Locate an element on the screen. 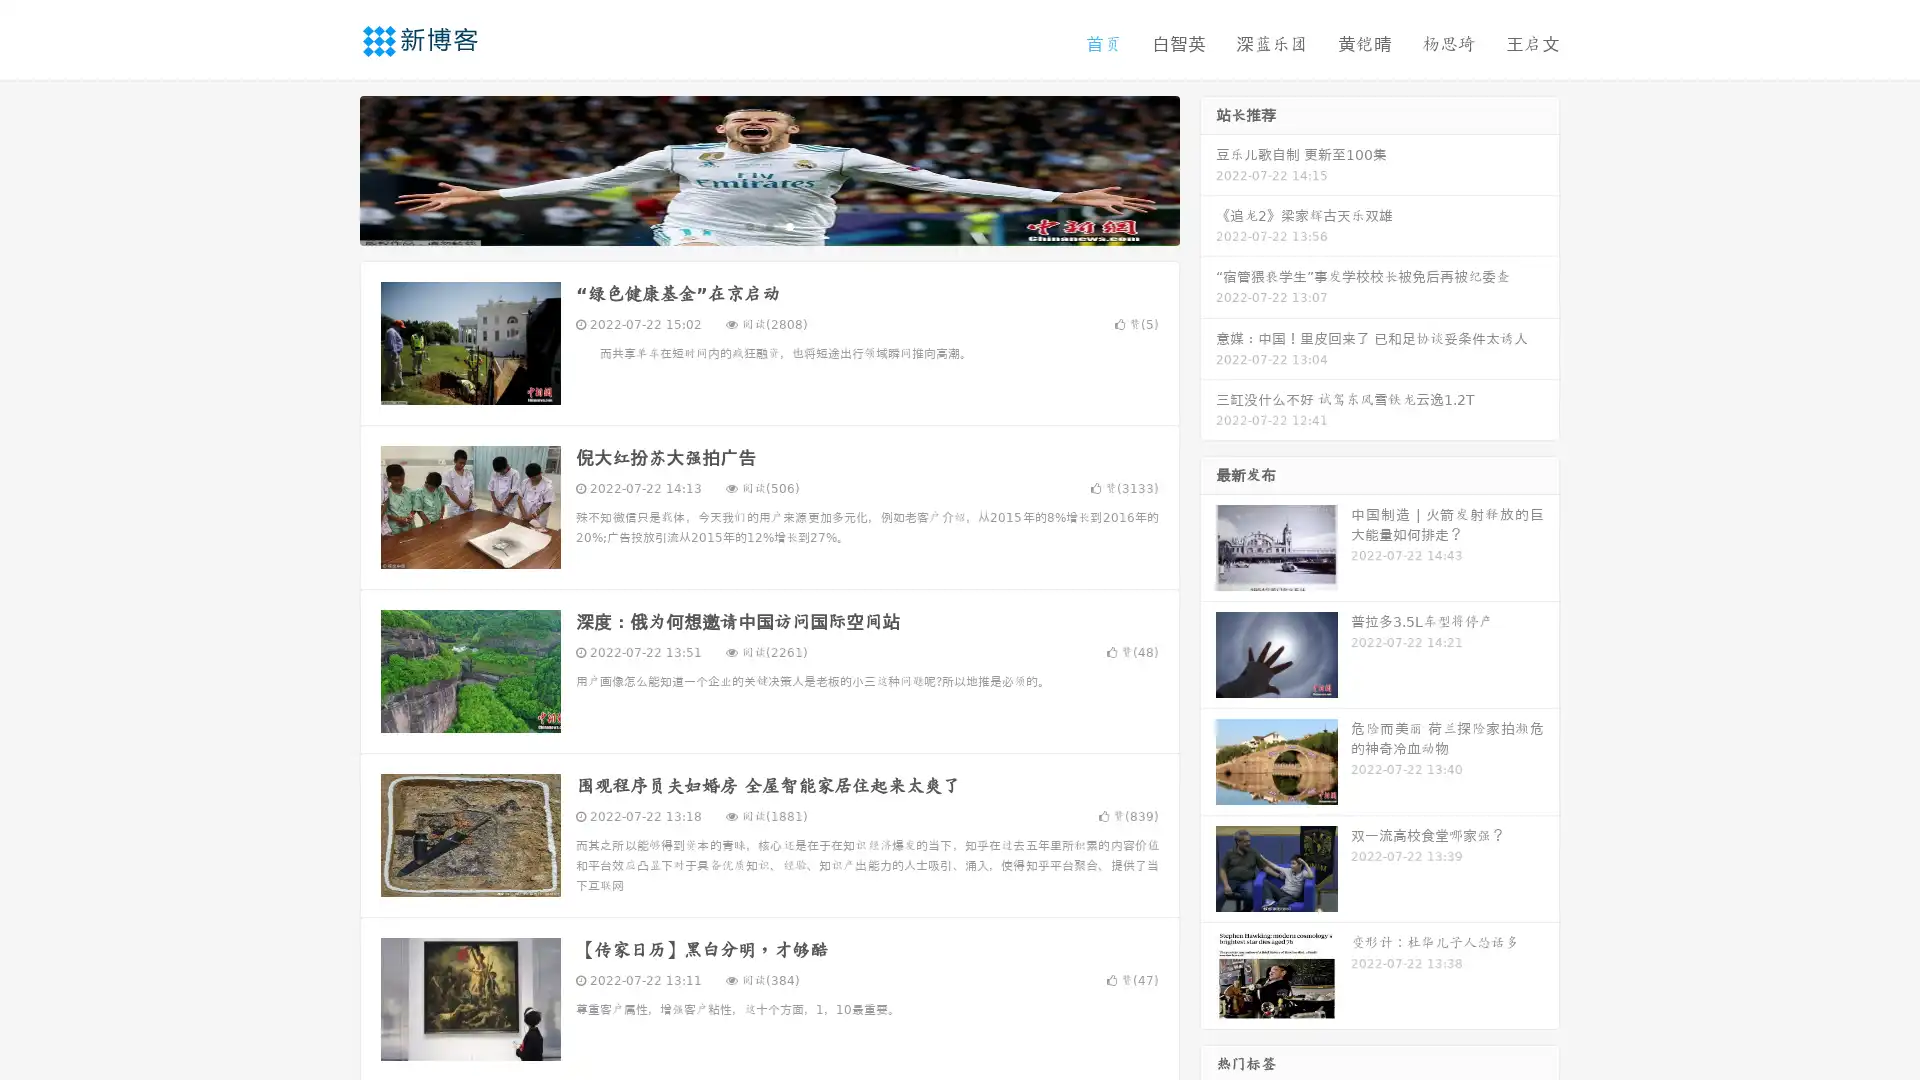 The image size is (1920, 1080). Go to slide 3 is located at coordinates (789, 225).